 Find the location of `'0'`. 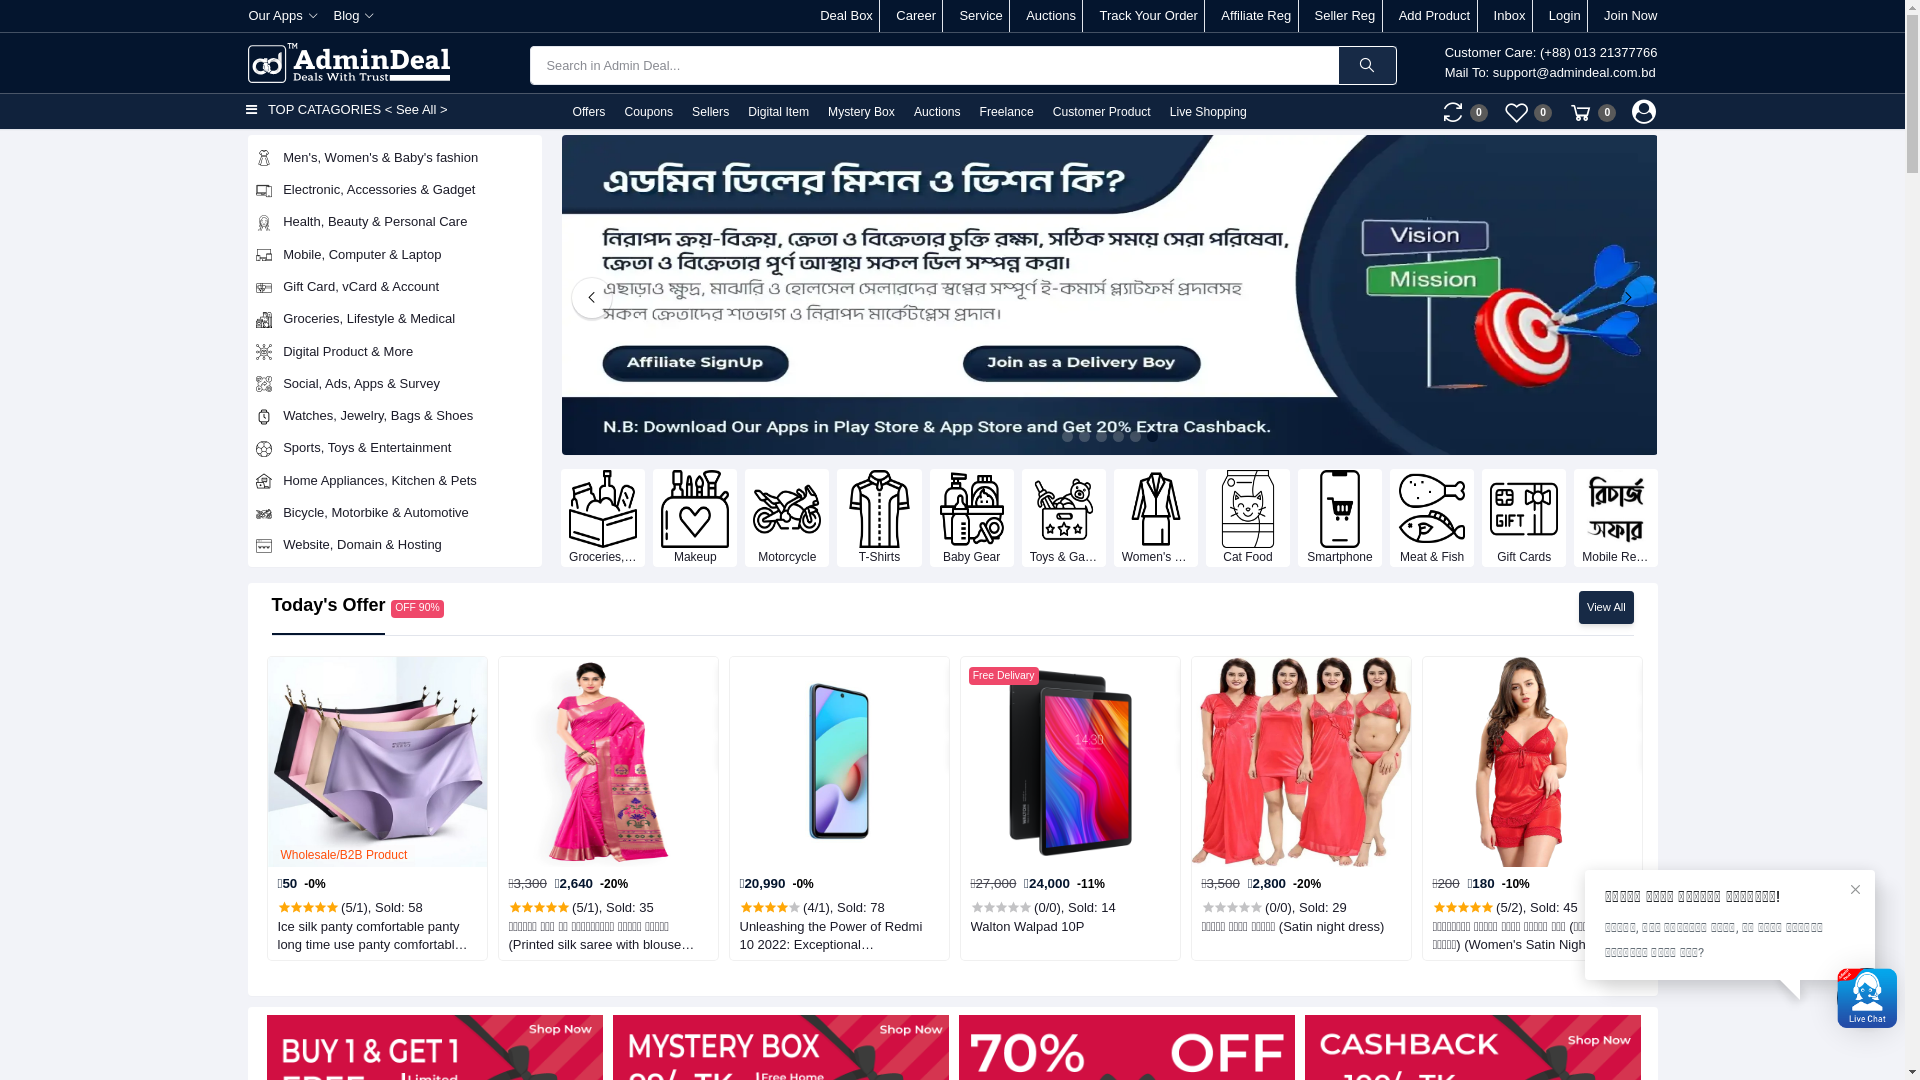

'0' is located at coordinates (1464, 111).